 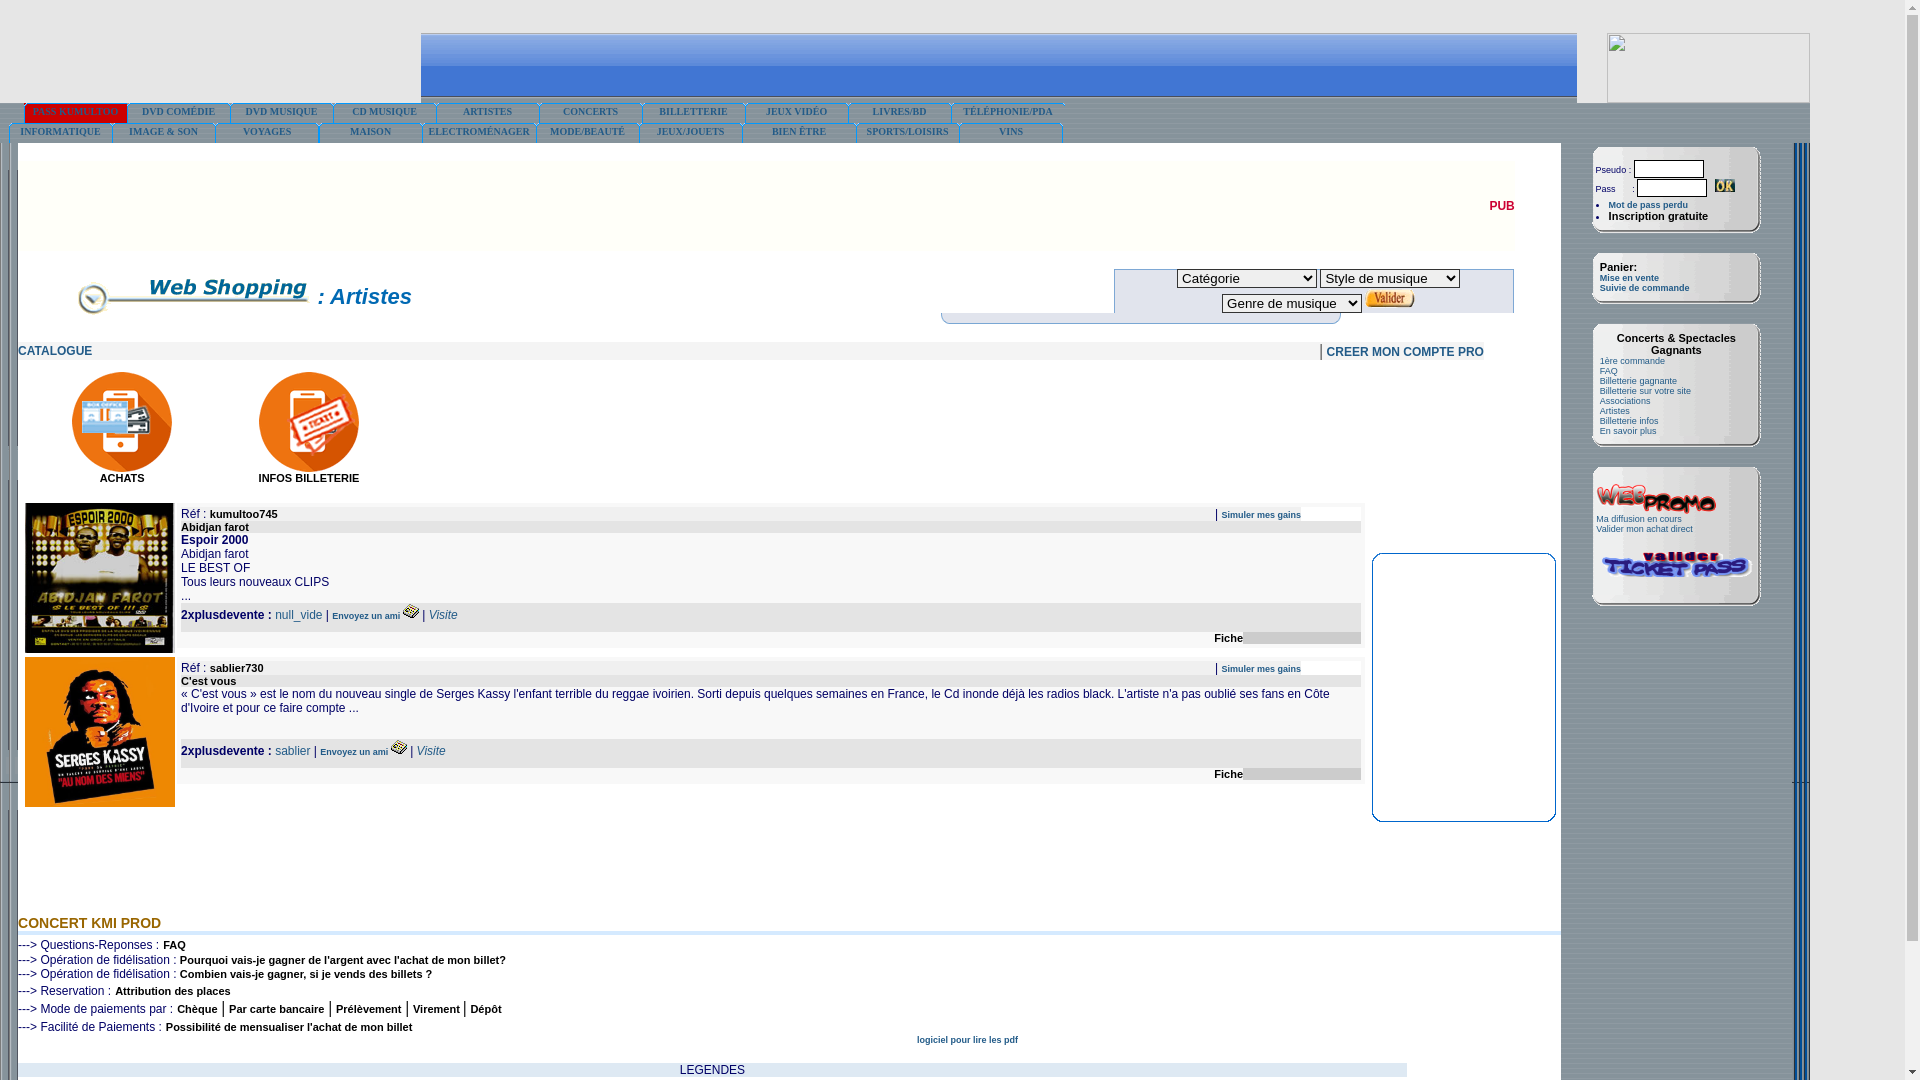 I want to click on 'FAQ', so click(x=174, y=945).